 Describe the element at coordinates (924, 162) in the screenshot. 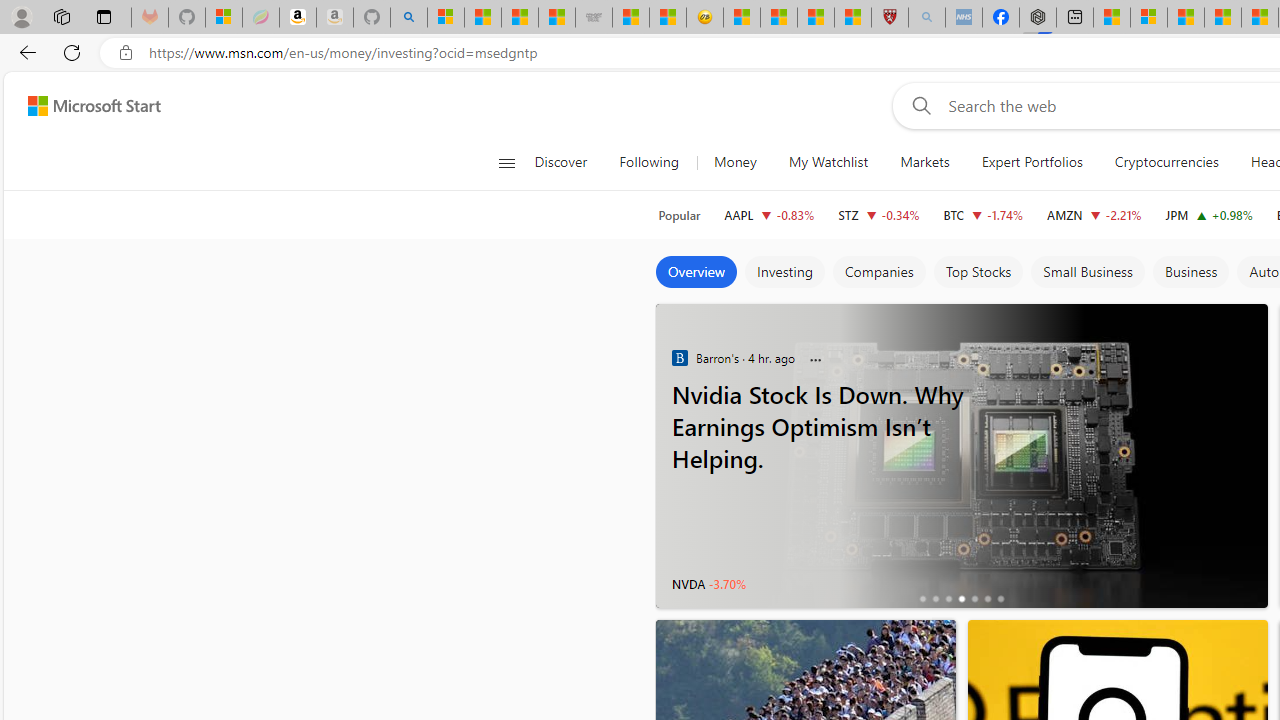

I see `'Markets'` at that location.